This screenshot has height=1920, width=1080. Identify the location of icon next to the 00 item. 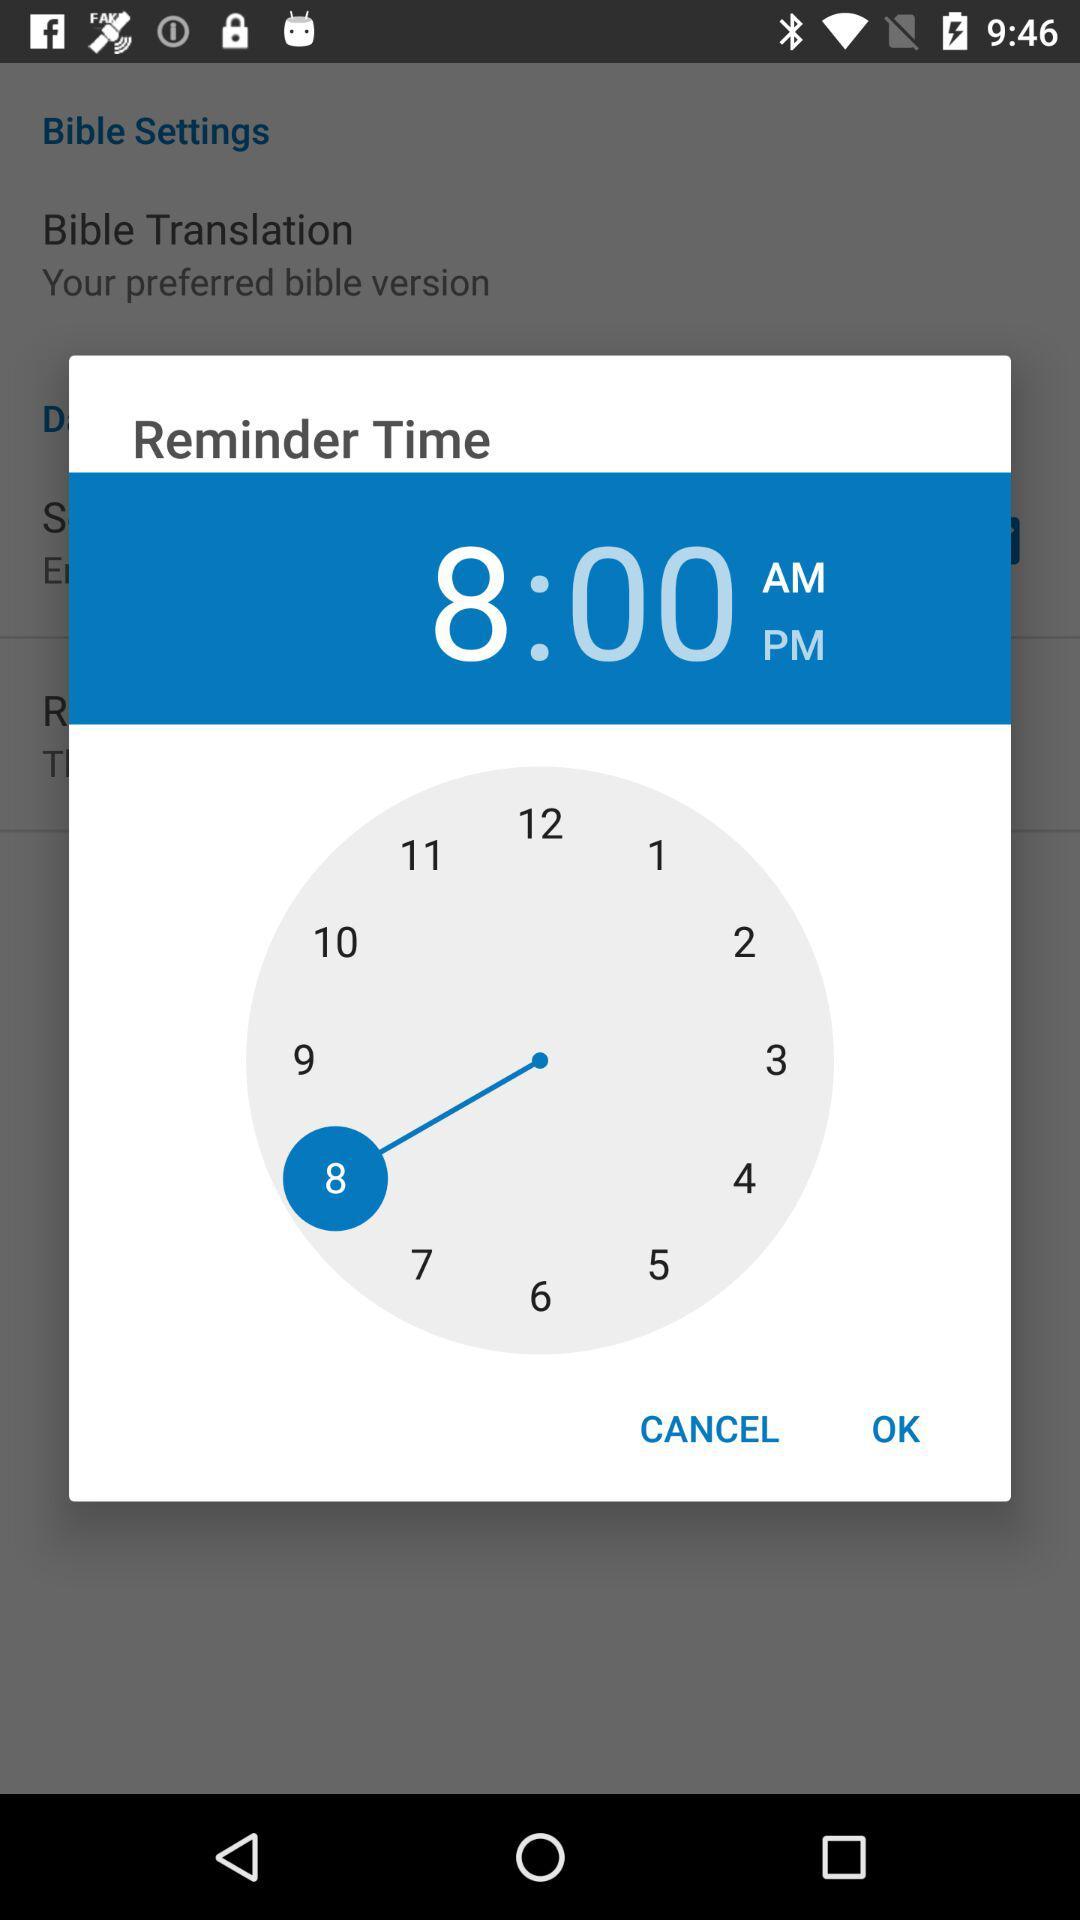
(793, 569).